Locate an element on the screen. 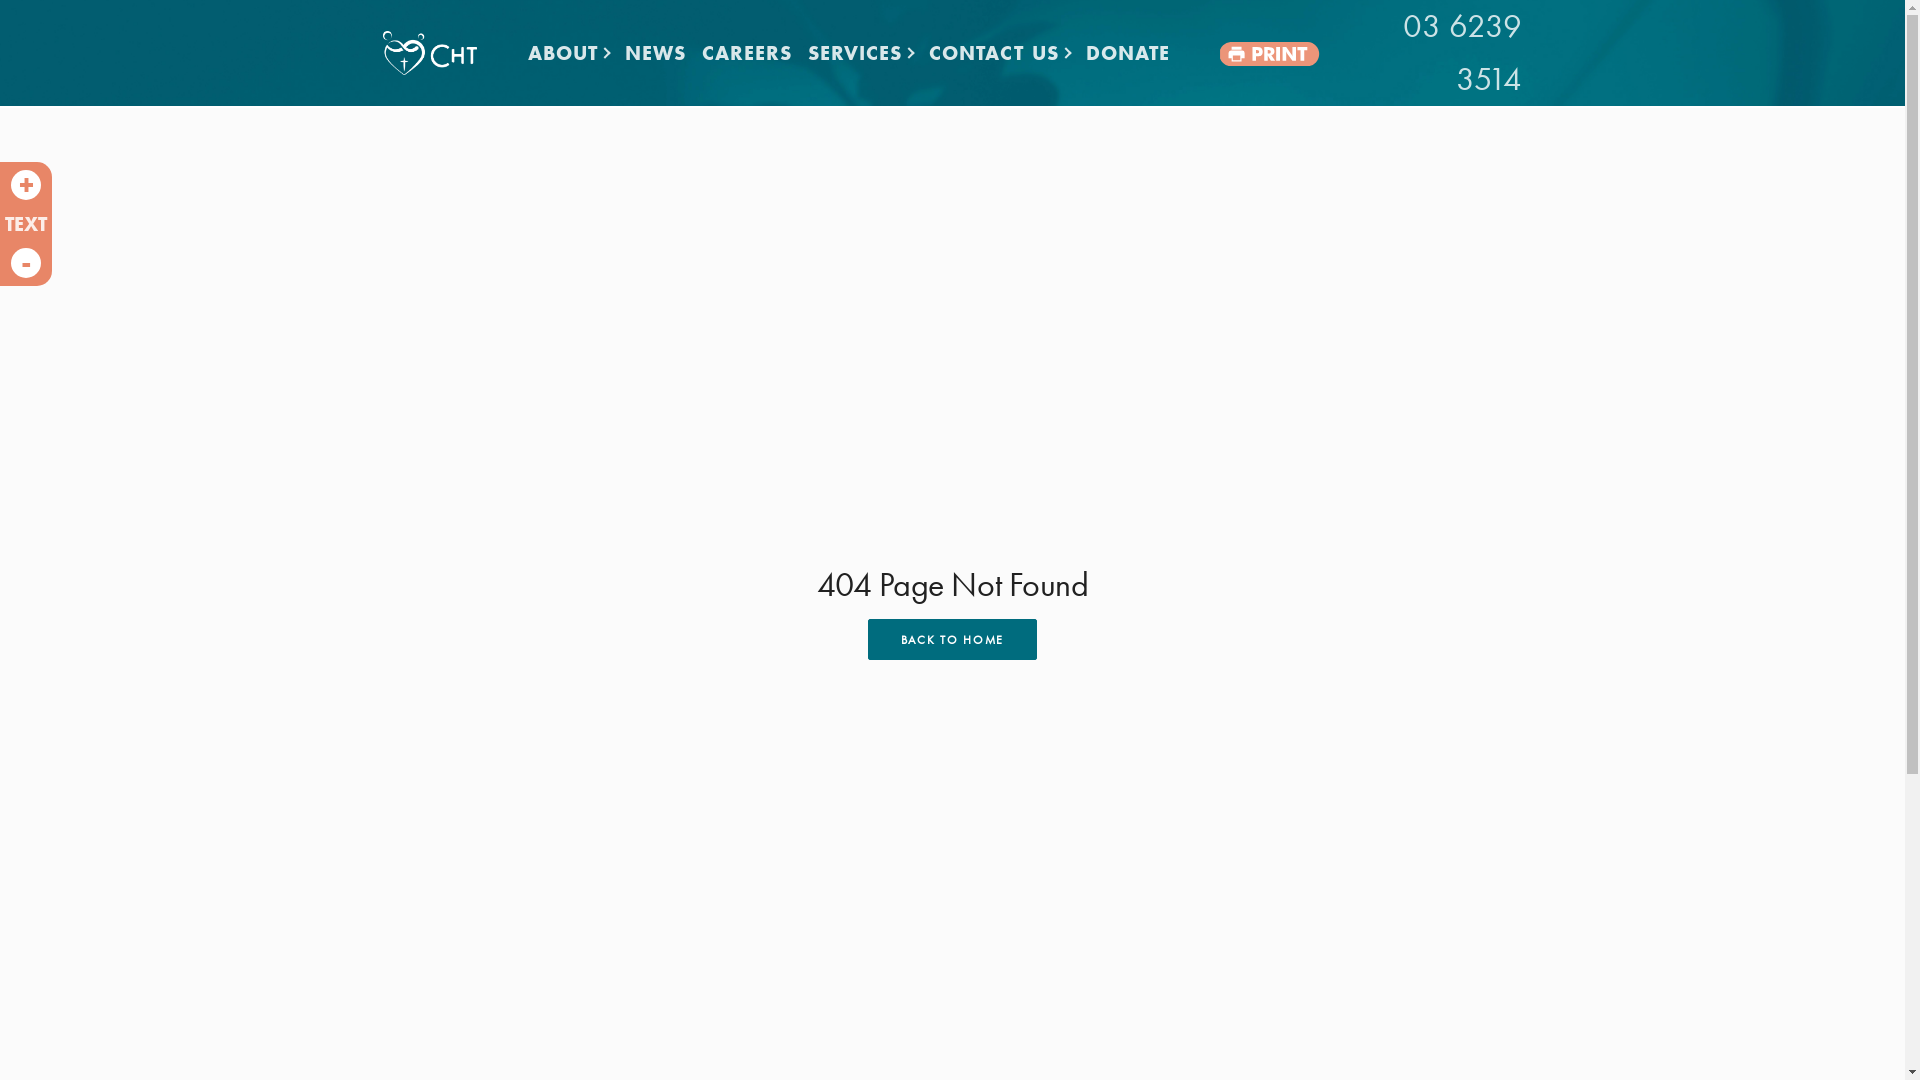 Image resolution: width=1920 pixels, height=1080 pixels. 'NEWS' is located at coordinates (655, 52).